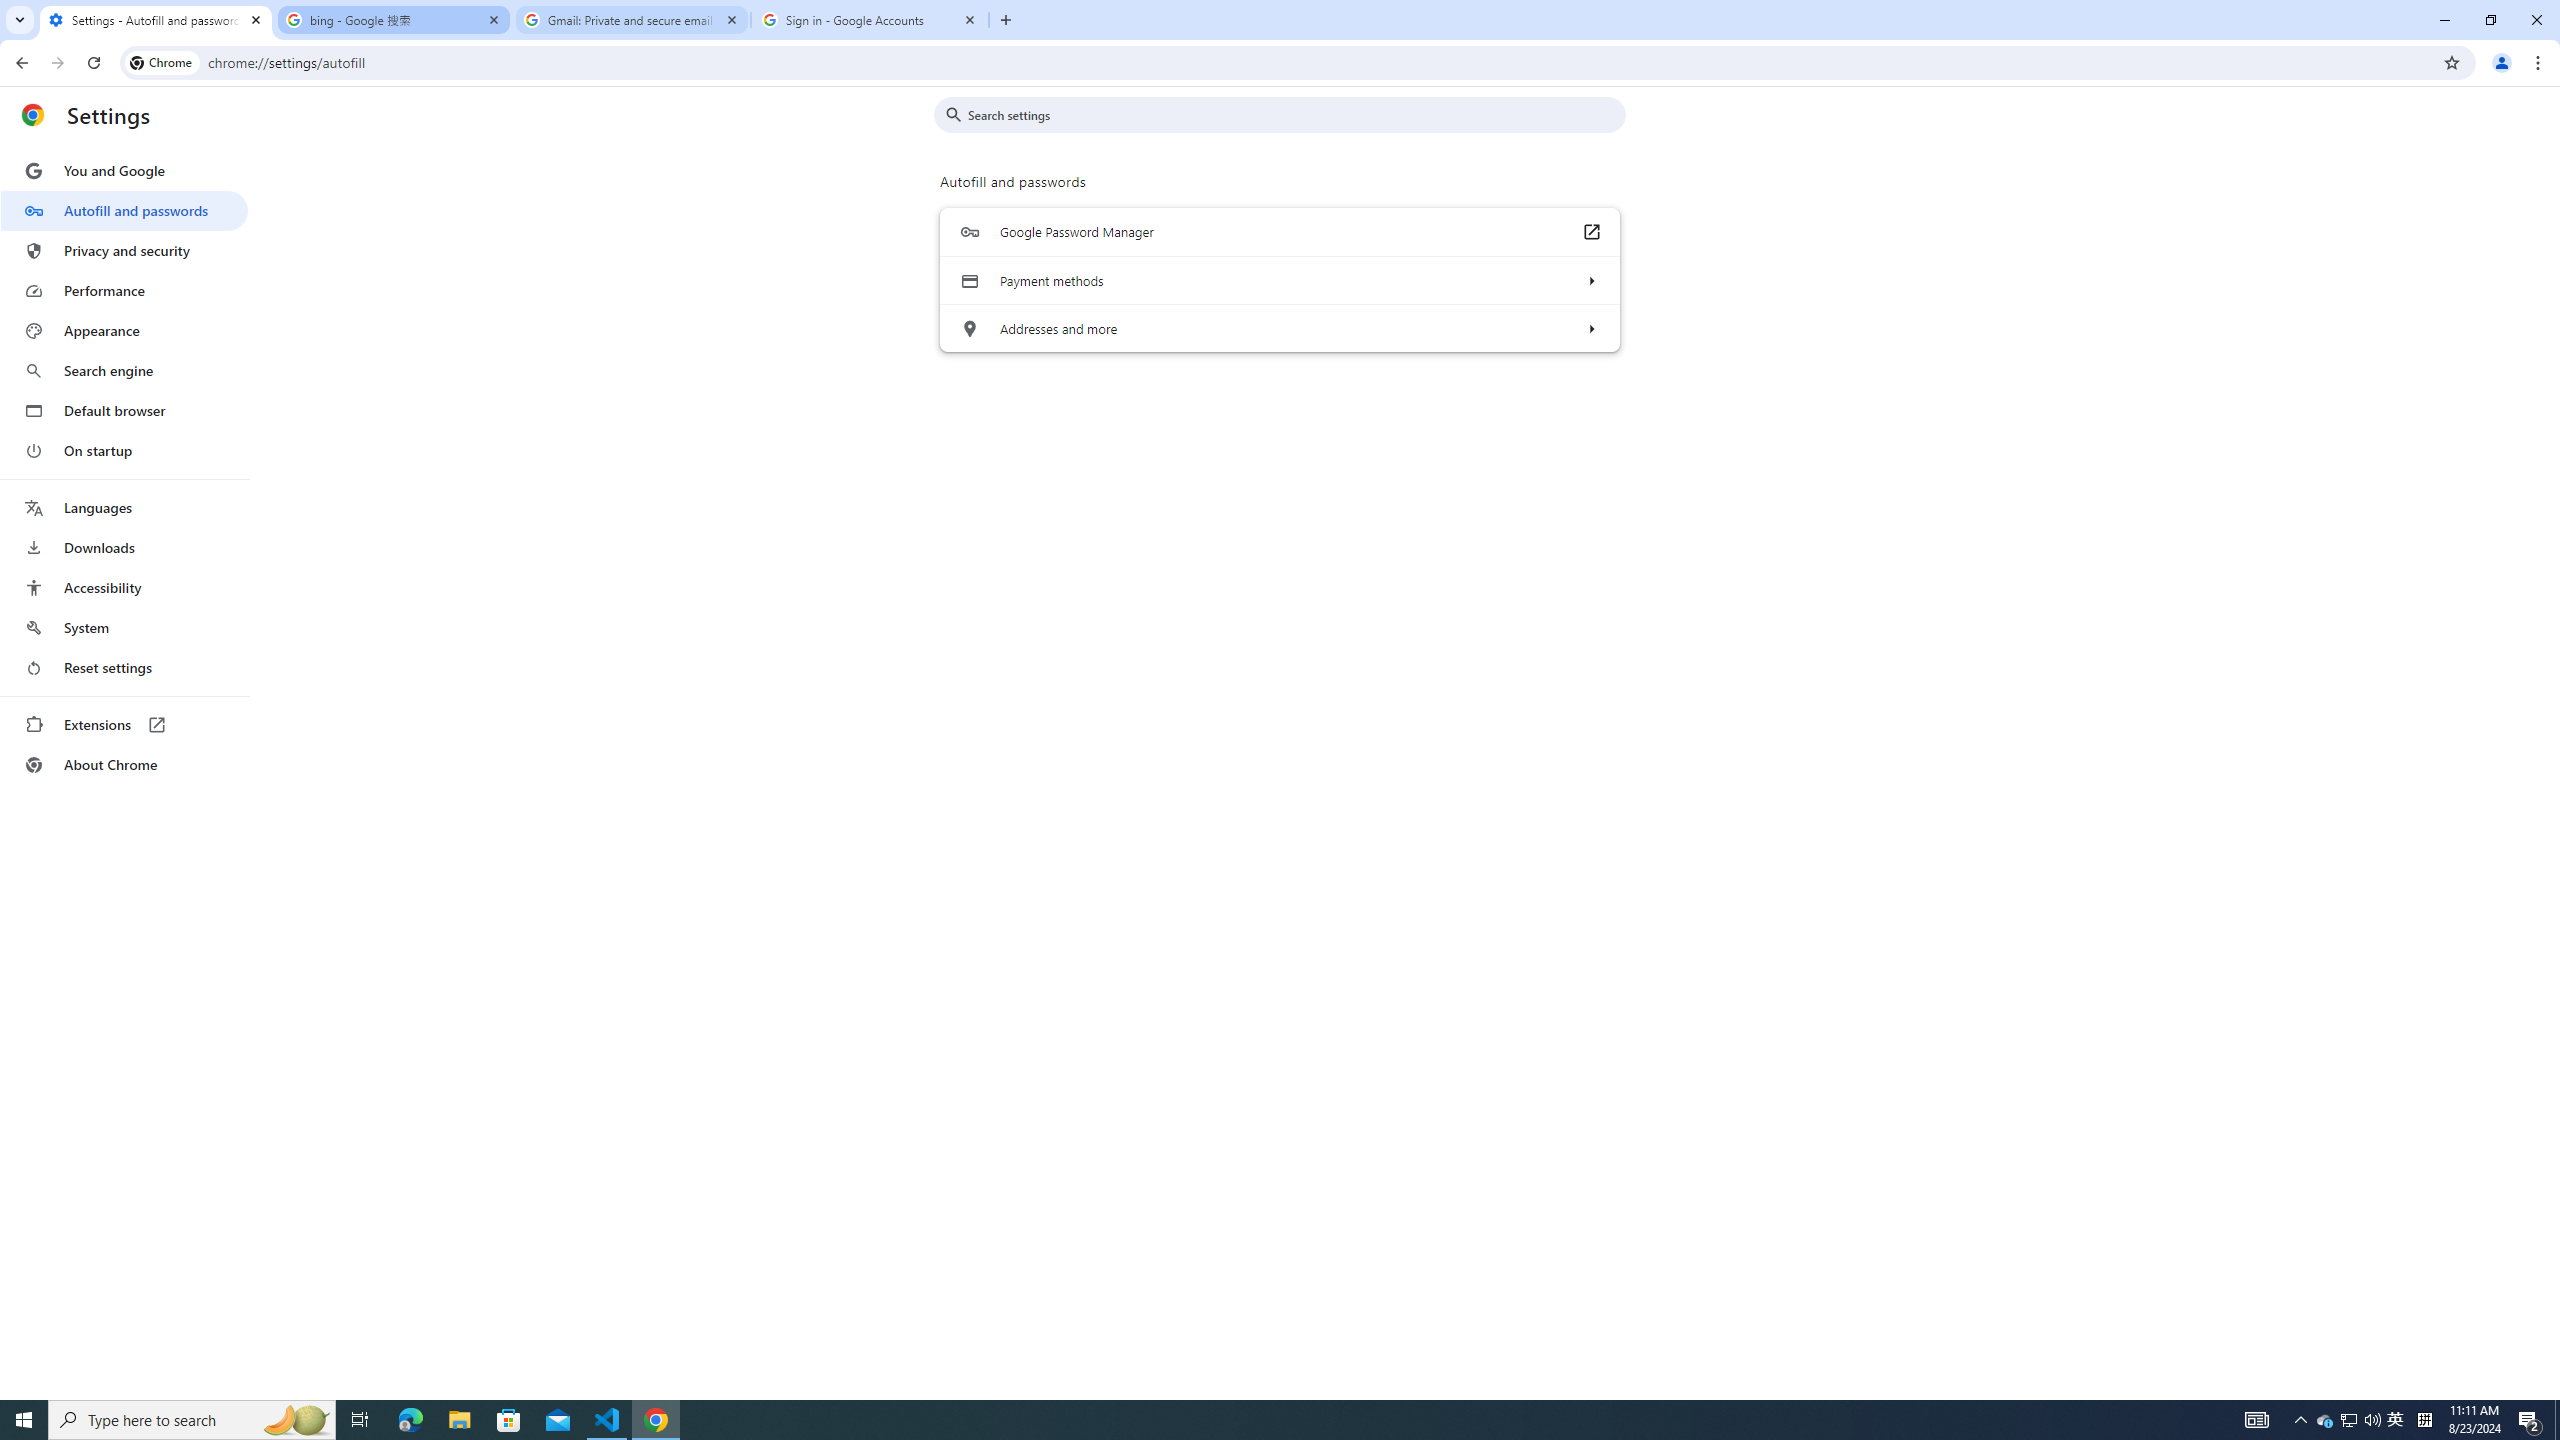 This screenshot has height=1440, width=2560. I want to click on 'Settings - Autofill and passwords', so click(155, 19).